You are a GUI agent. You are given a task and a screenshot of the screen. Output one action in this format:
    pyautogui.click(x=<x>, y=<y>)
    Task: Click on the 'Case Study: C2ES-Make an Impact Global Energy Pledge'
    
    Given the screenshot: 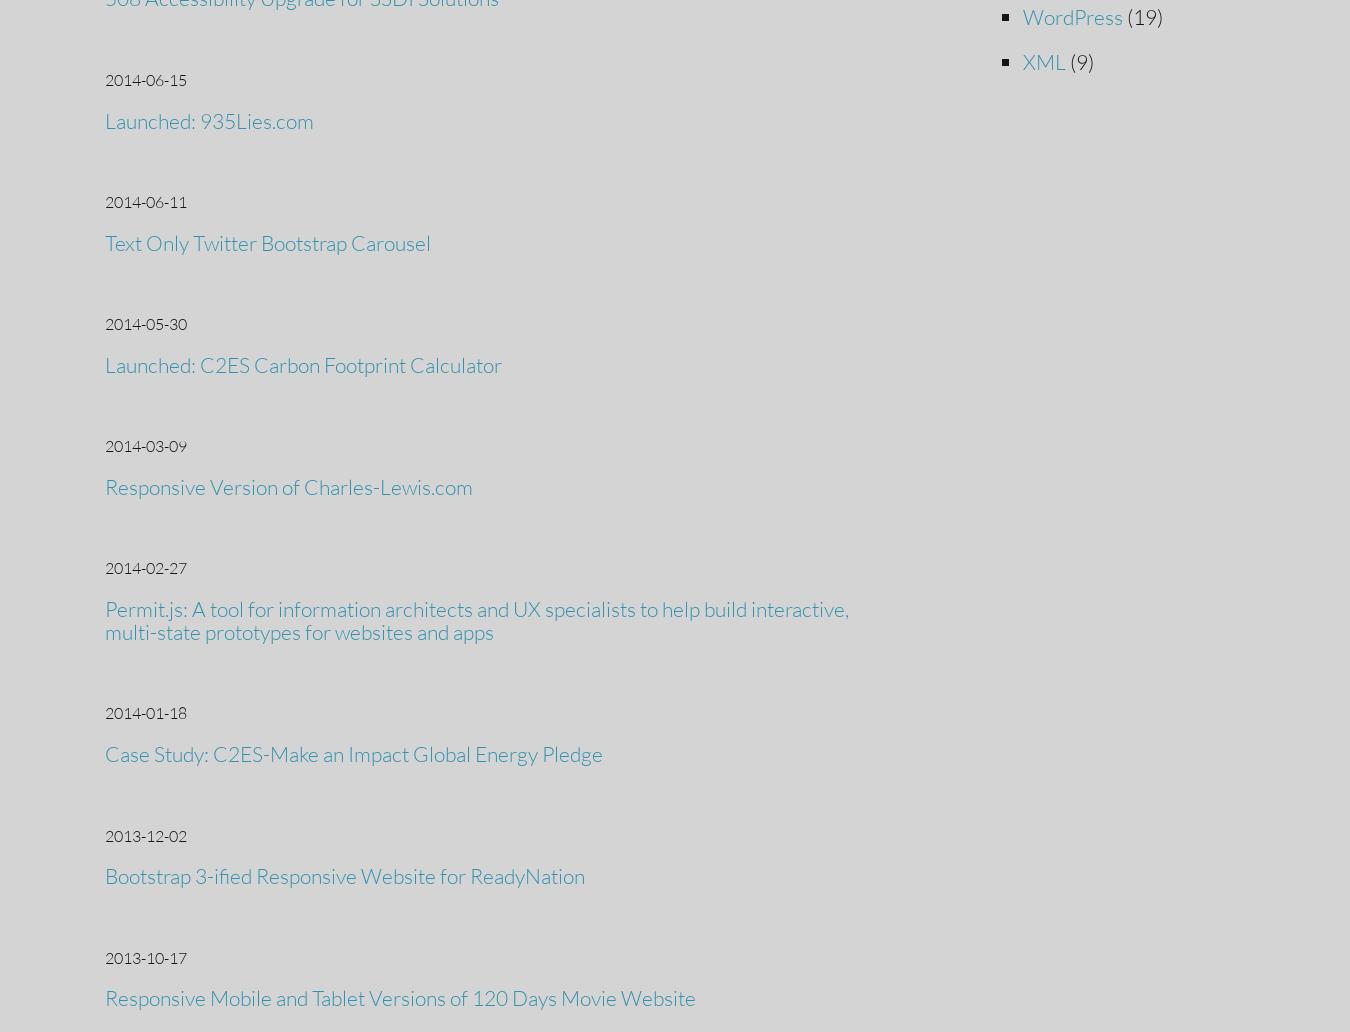 What is the action you would take?
    pyautogui.click(x=353, y=752)
    